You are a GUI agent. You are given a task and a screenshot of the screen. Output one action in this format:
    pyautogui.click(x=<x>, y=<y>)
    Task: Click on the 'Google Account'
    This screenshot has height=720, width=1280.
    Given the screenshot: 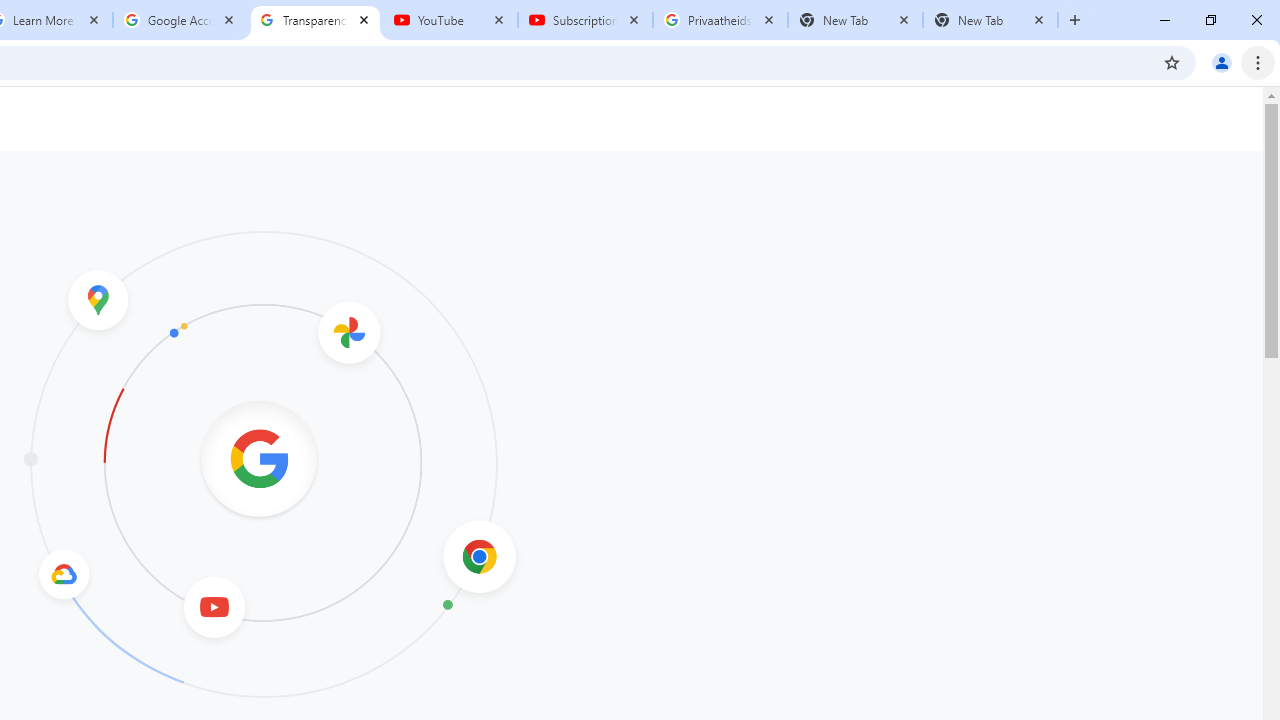 What is the action you would take?
    pyautogui.click(x=180, y=20)
    